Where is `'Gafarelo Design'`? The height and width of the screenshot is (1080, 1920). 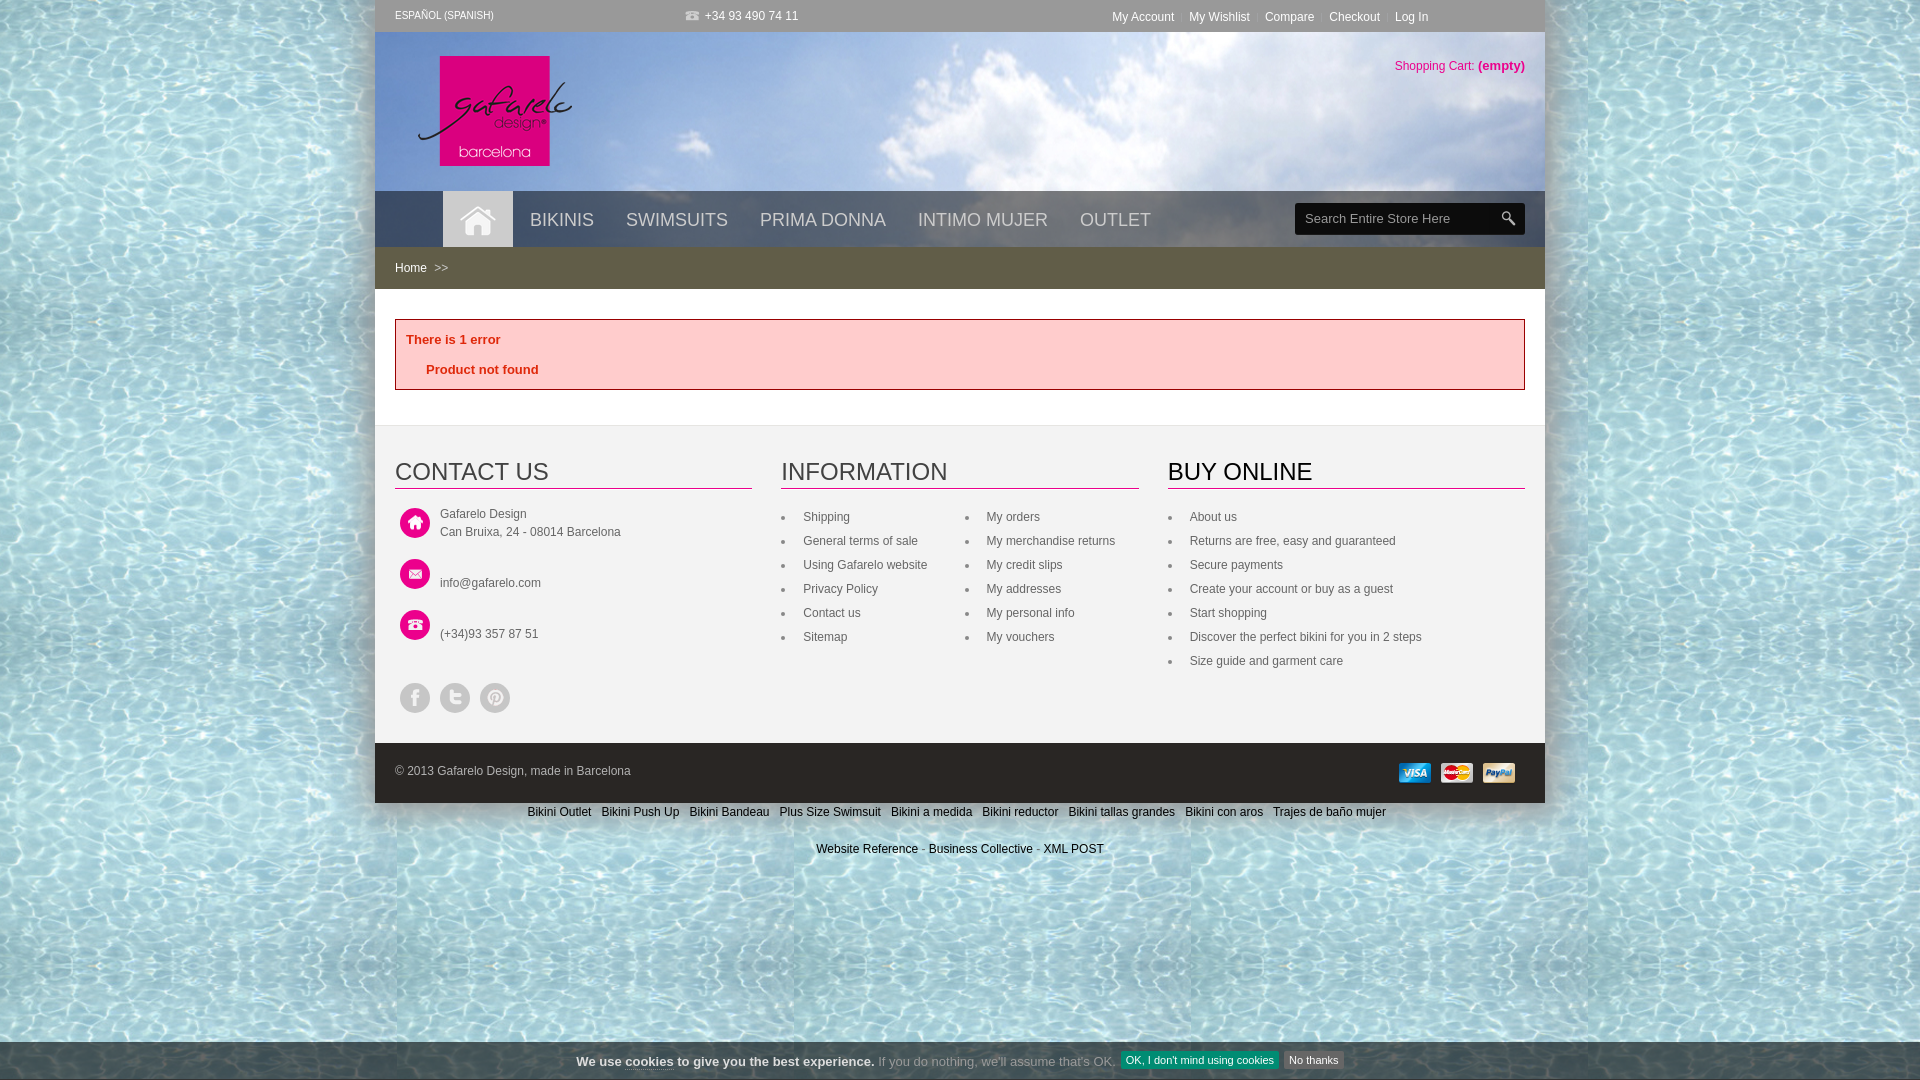 'Gafarelo Design' is located at coordinates (494, 111).